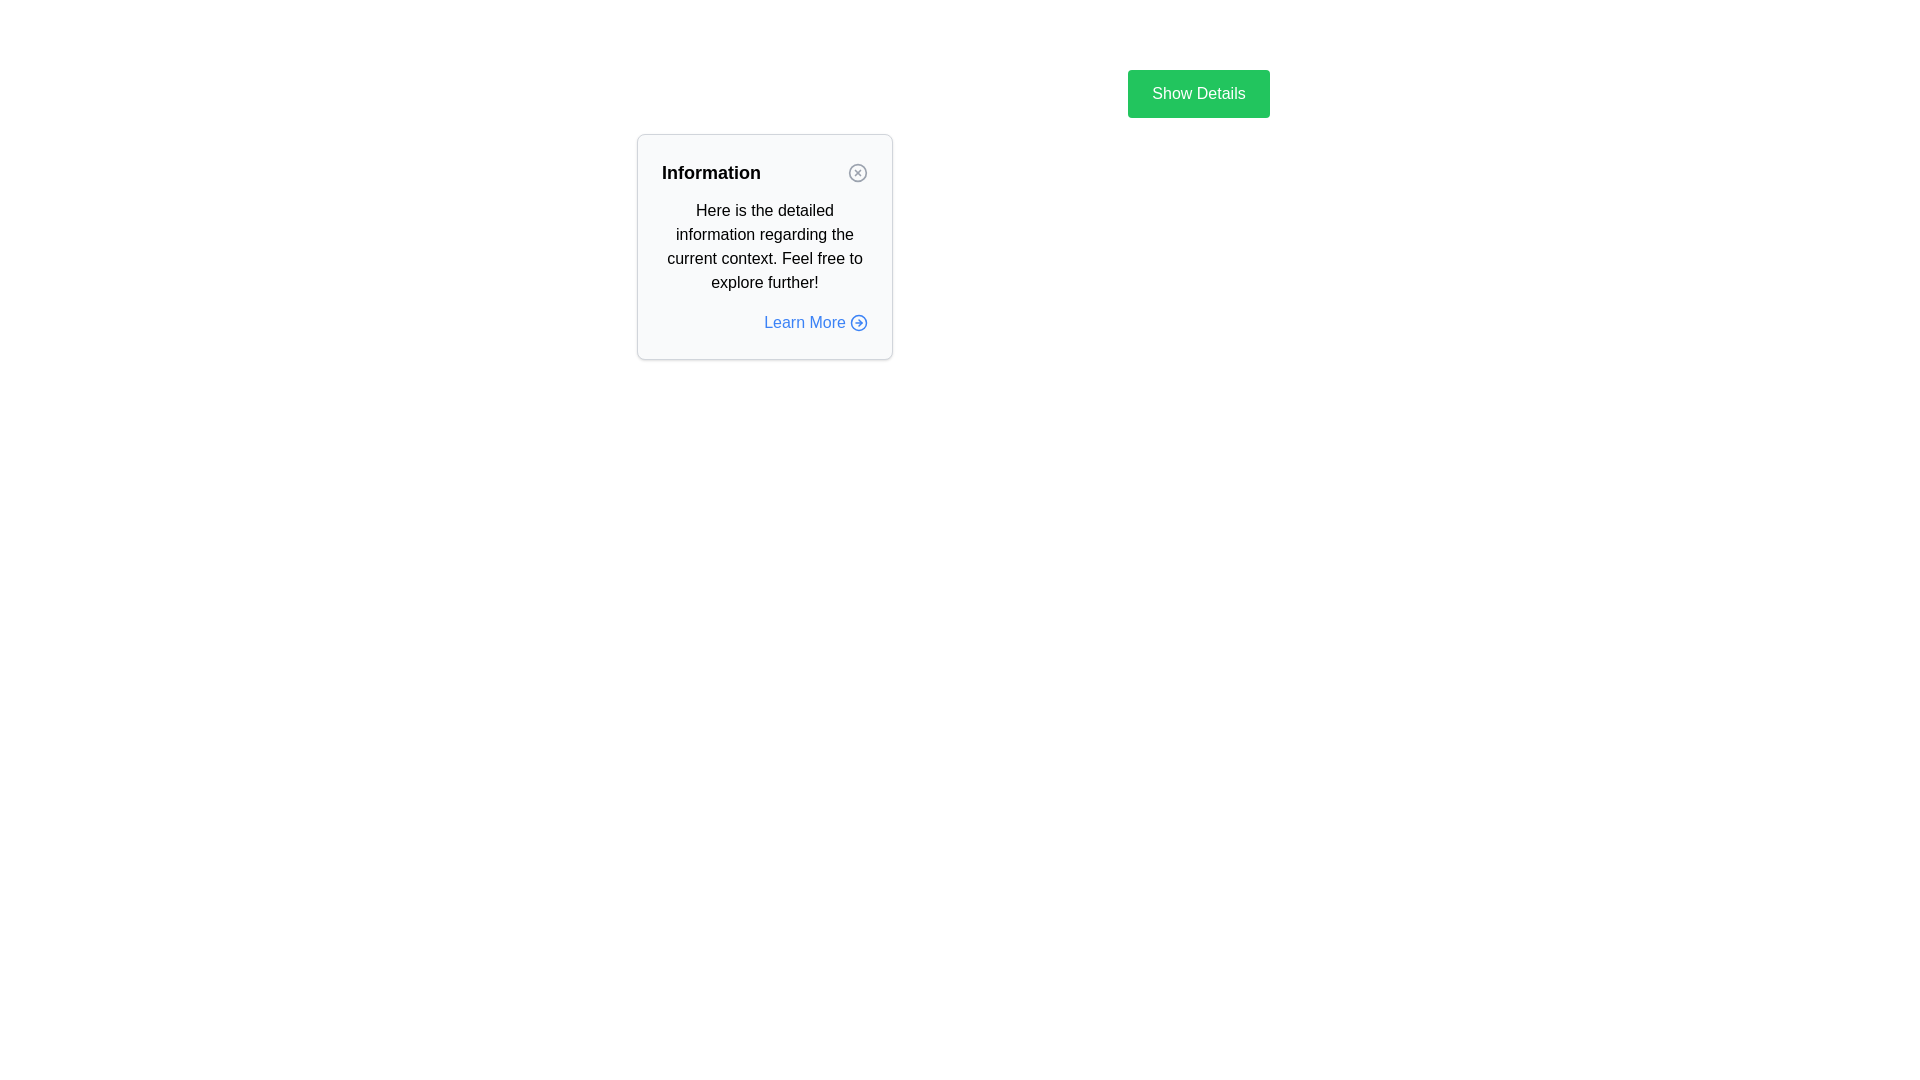 The width and height of the screenshot is (1920, 1080). Describe the element at coordinates (858, 172) in the screenshot. I see `the SVG circle icon component located at the top-right corner of the 'Information' card` at that location.